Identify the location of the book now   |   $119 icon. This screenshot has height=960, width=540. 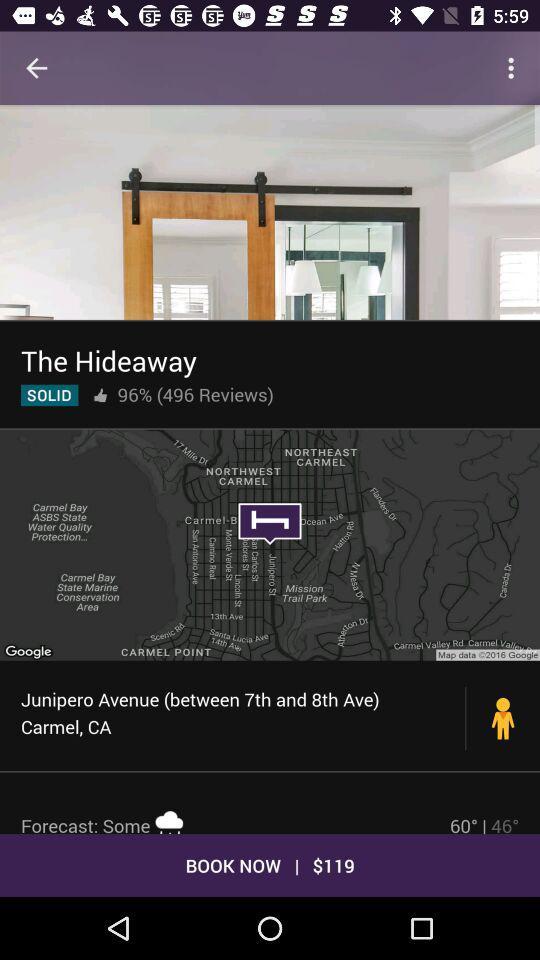
(270, 864).